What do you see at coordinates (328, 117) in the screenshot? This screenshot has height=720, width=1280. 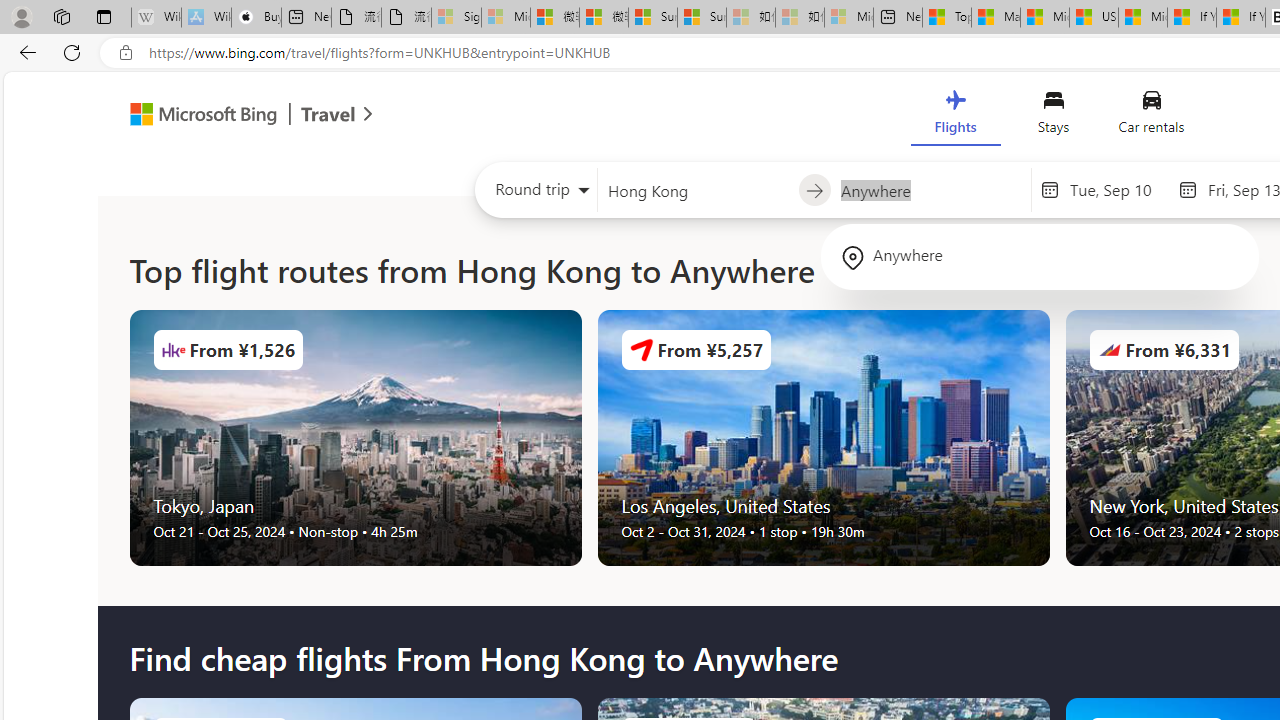 I see `'Travel'` at bounding box center [328, 117].